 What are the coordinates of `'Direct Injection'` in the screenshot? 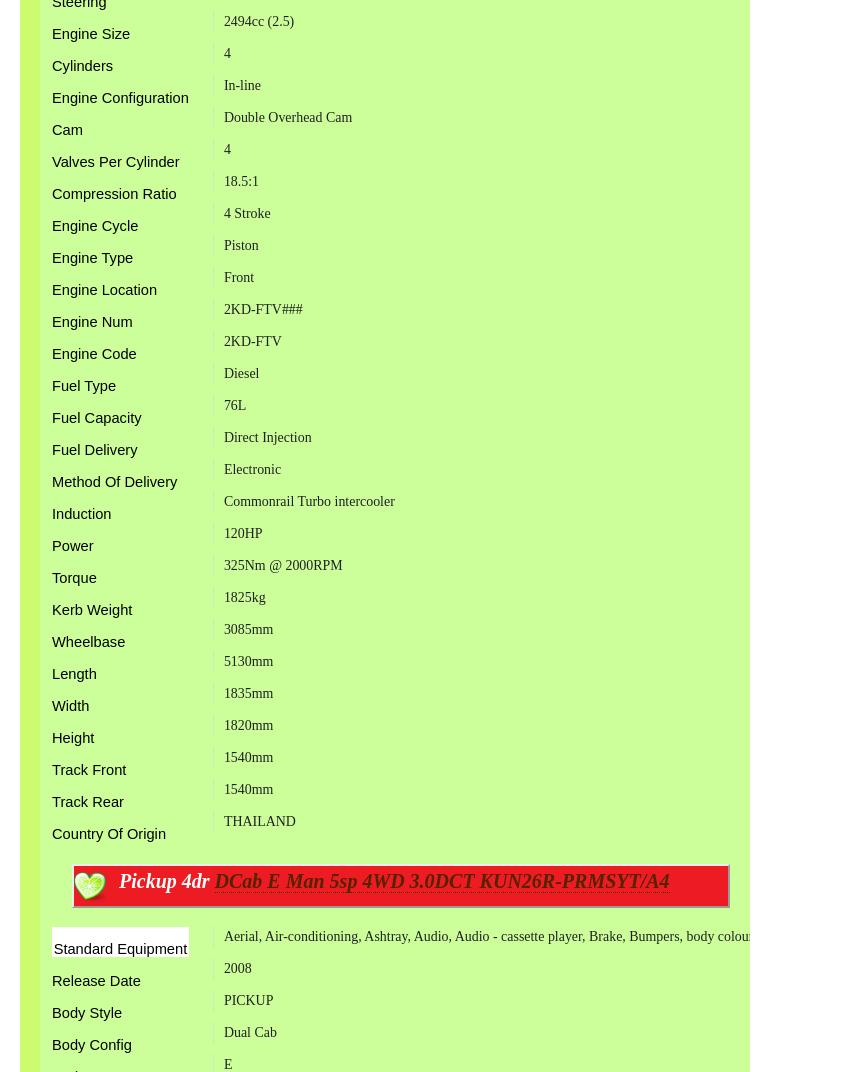 It's located at (267, 436).